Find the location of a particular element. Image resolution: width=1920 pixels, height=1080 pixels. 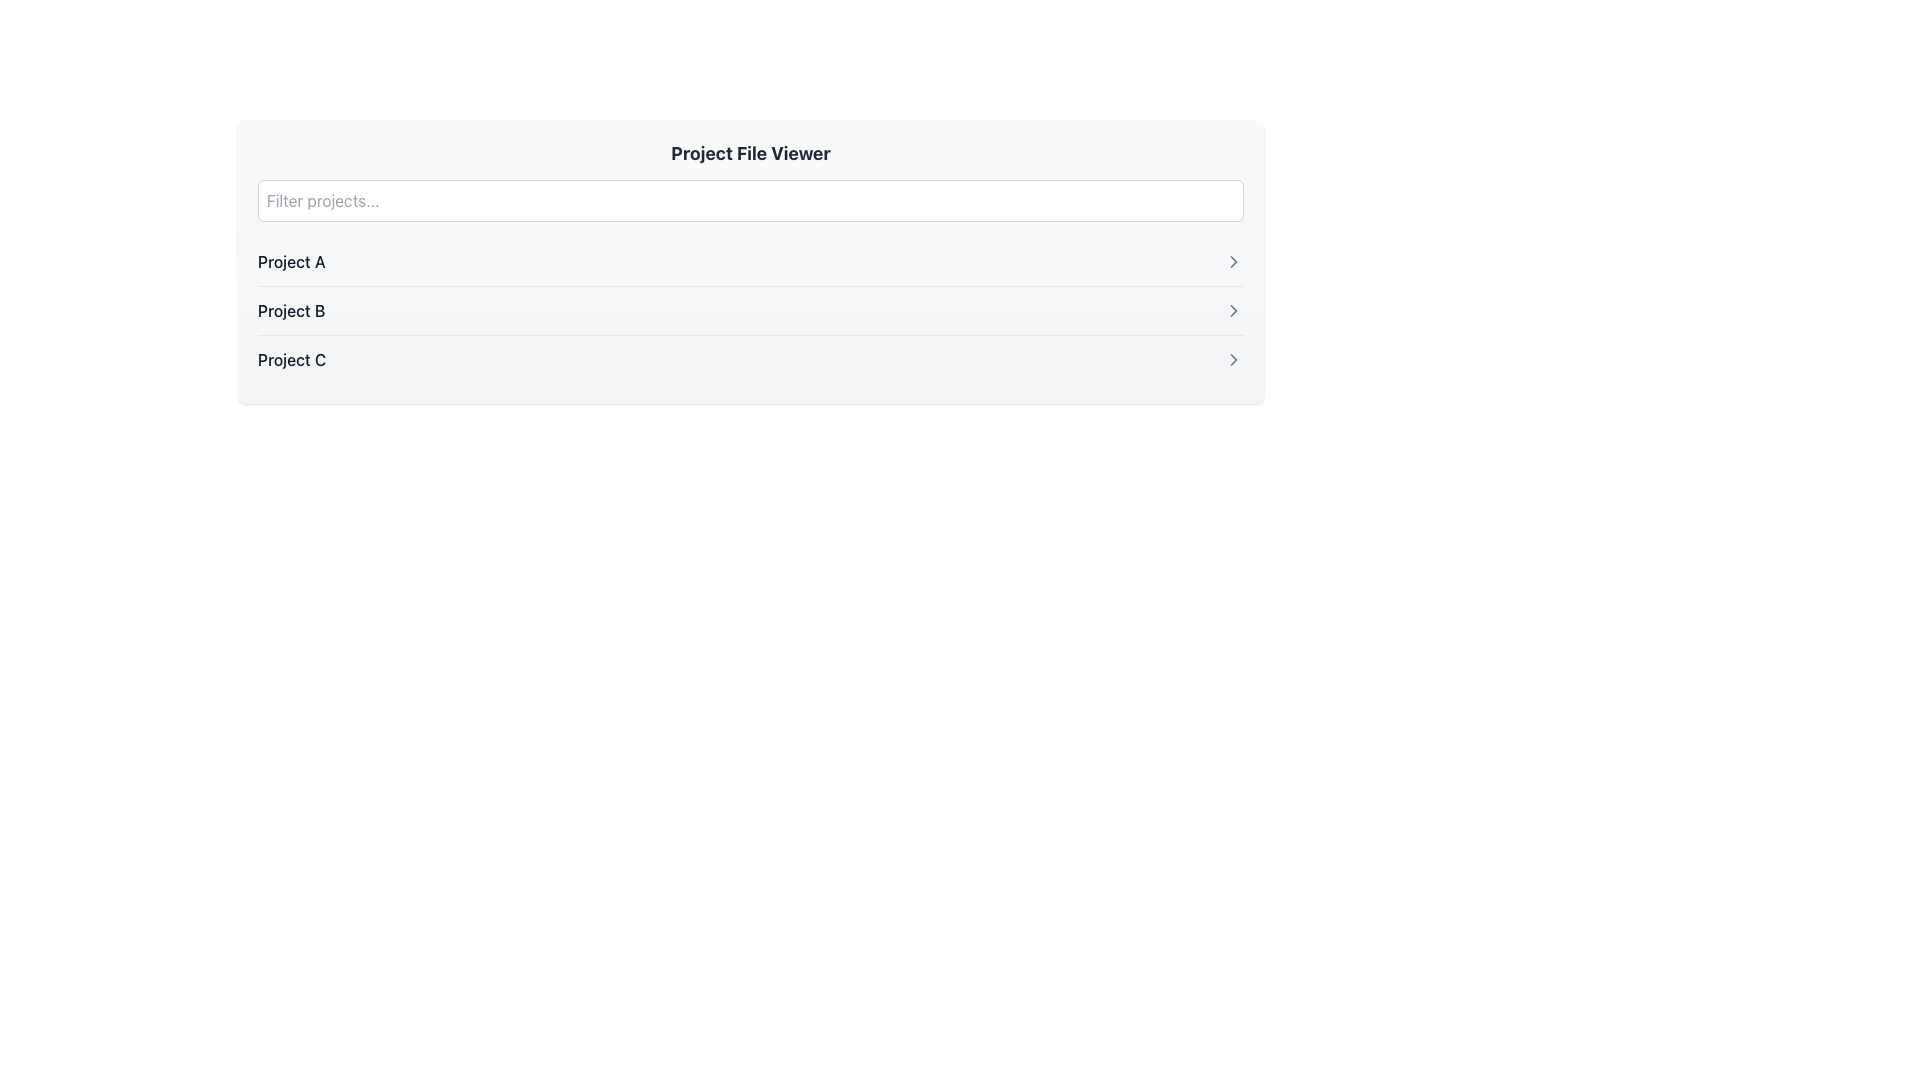

text label 'Project B' which is the second item in a vertical list of projects, positioned centrally between 'Project A' above and 'Project C' below is located at coordinates (290, 311).